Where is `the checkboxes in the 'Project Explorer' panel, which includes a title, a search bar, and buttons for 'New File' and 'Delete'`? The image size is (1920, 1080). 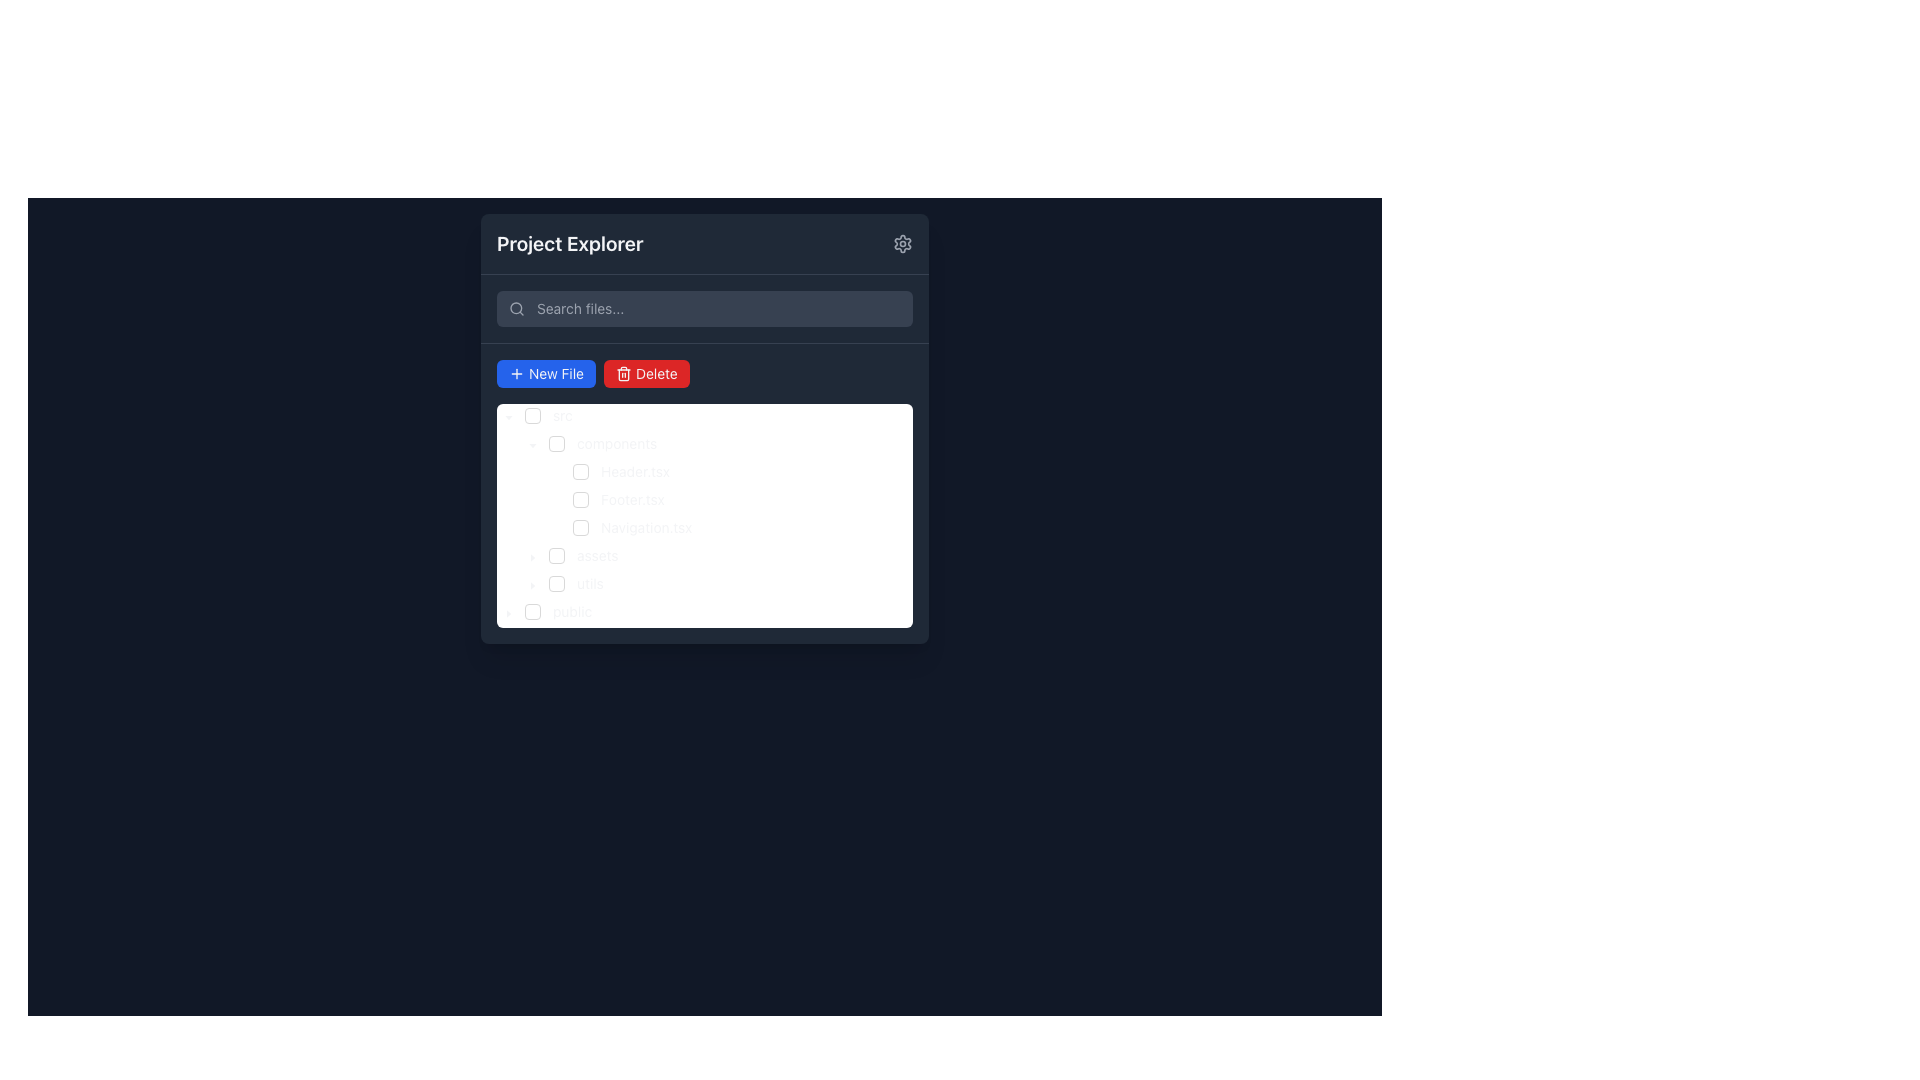 the checkboxes in the 'Project Explorer' panel, which includes a title, a search bar, and buttons for 'New File' and 'Delete' is located at coordinates (705, 427).